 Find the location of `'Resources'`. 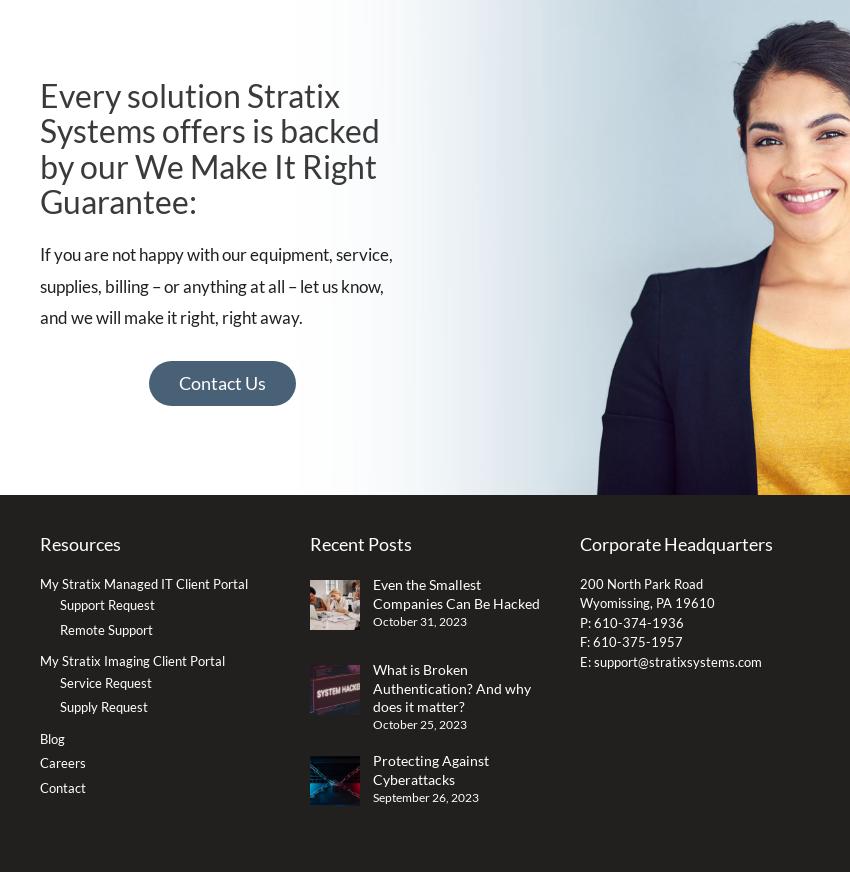

'Resources' is located at coordinates (80, 543).